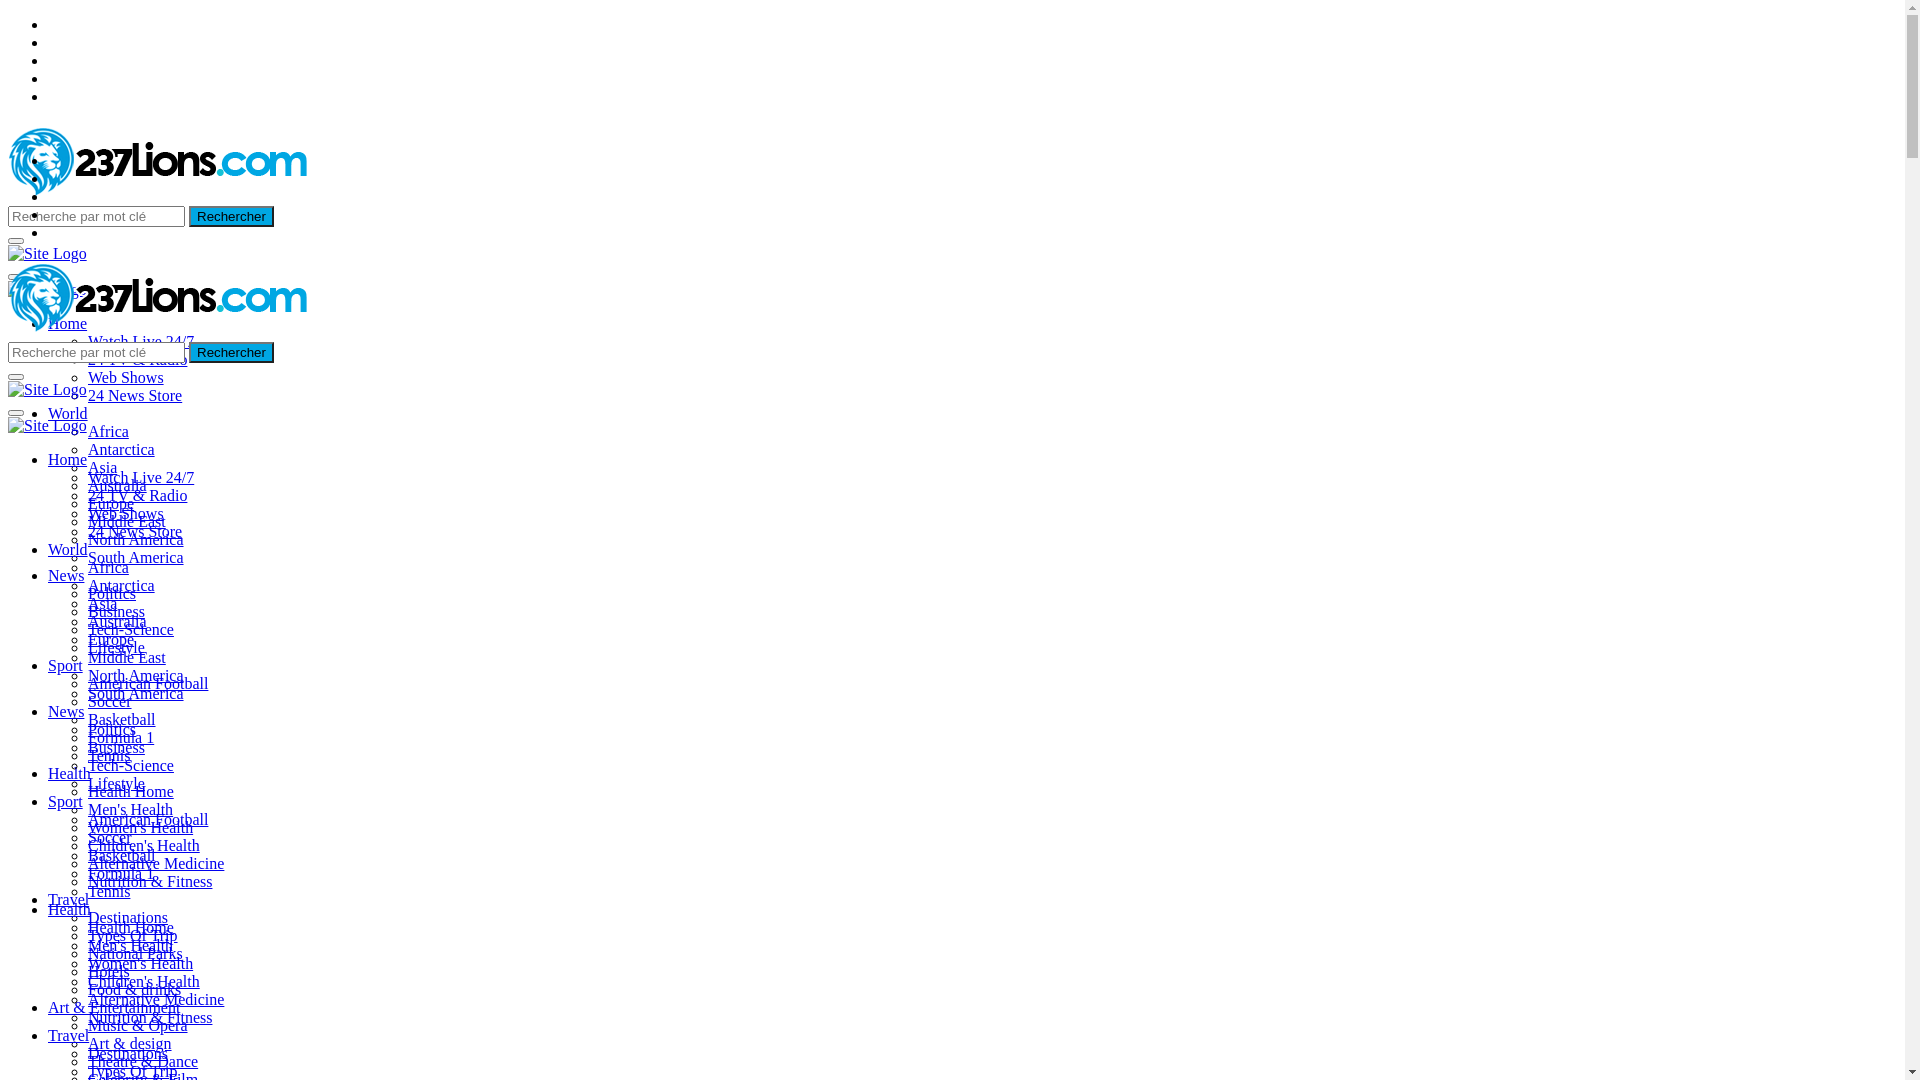 The height and width of the screenshot is (1080, 1920). Describe the element at coordinates (86, 880) in the screenshot. I see `'Nutrition & Fitness'` at that location.